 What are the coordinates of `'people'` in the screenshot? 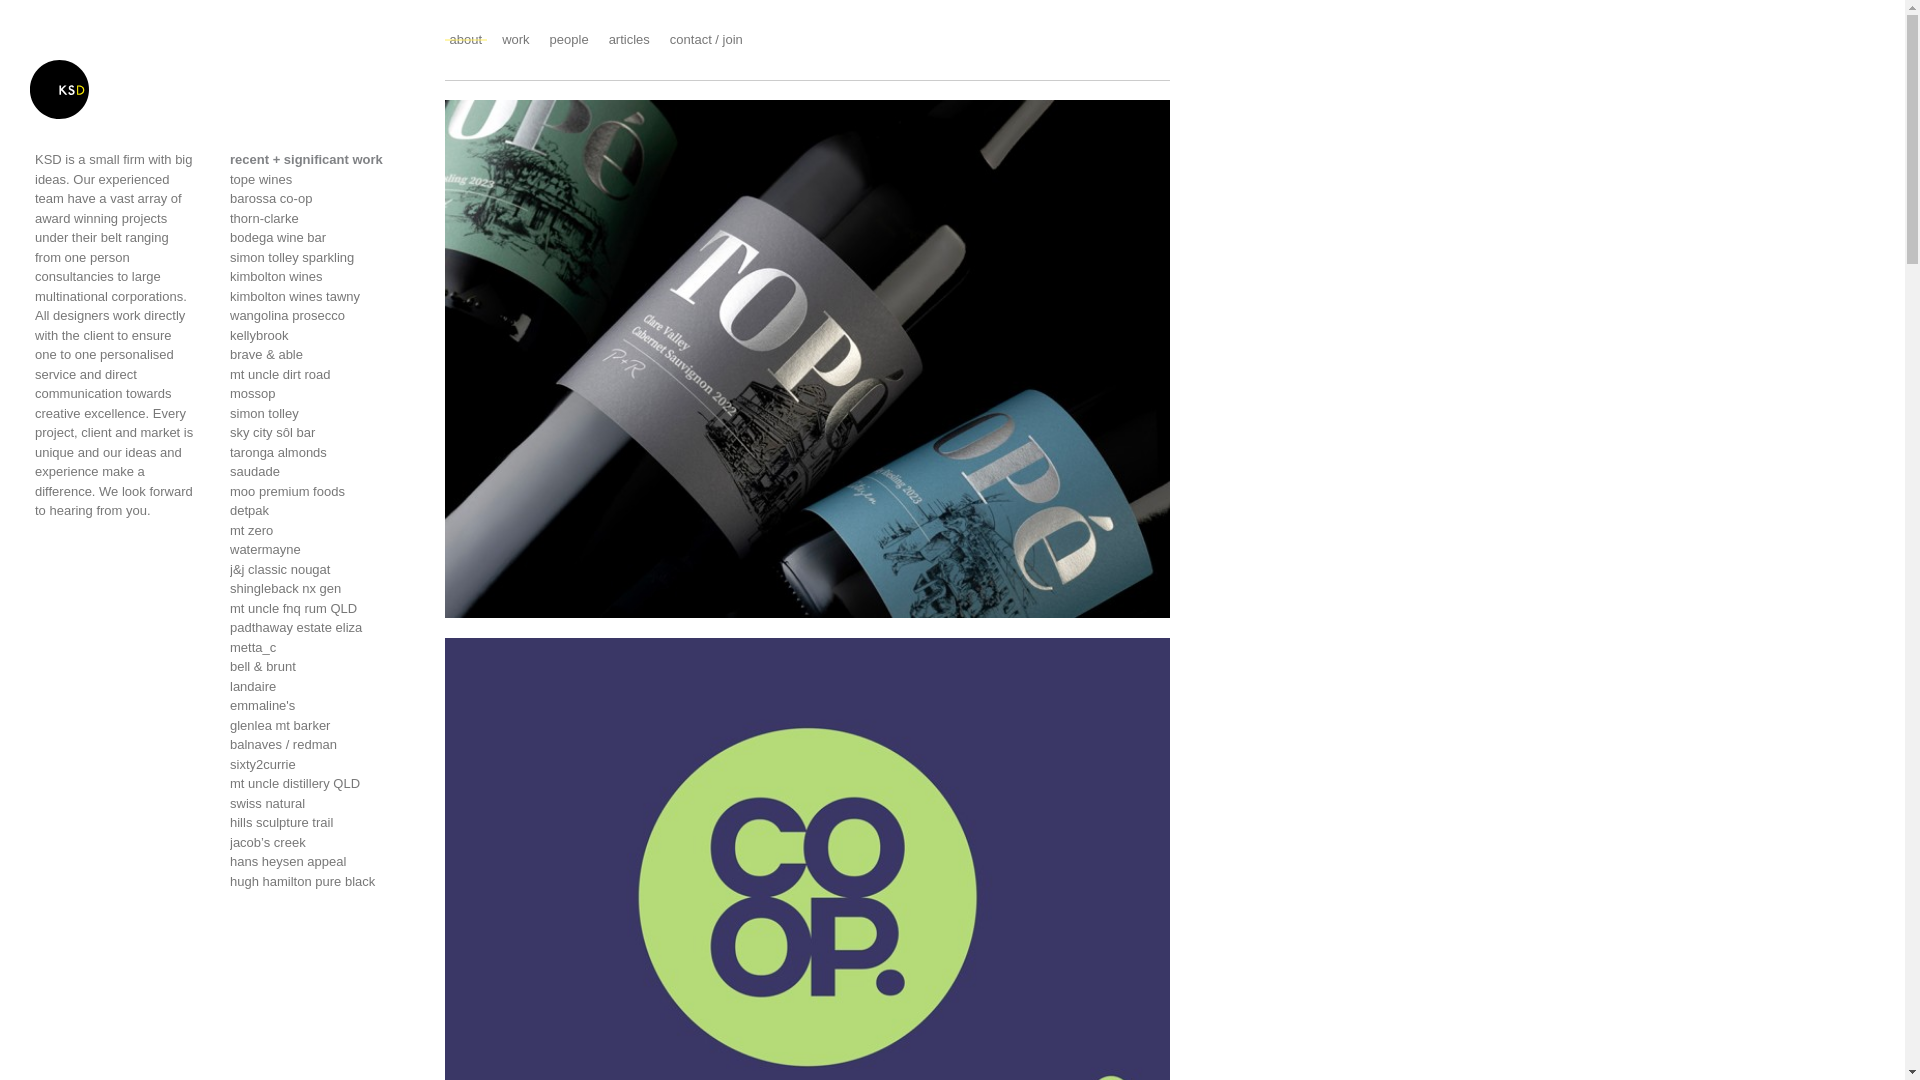 It's located at (568, 39).